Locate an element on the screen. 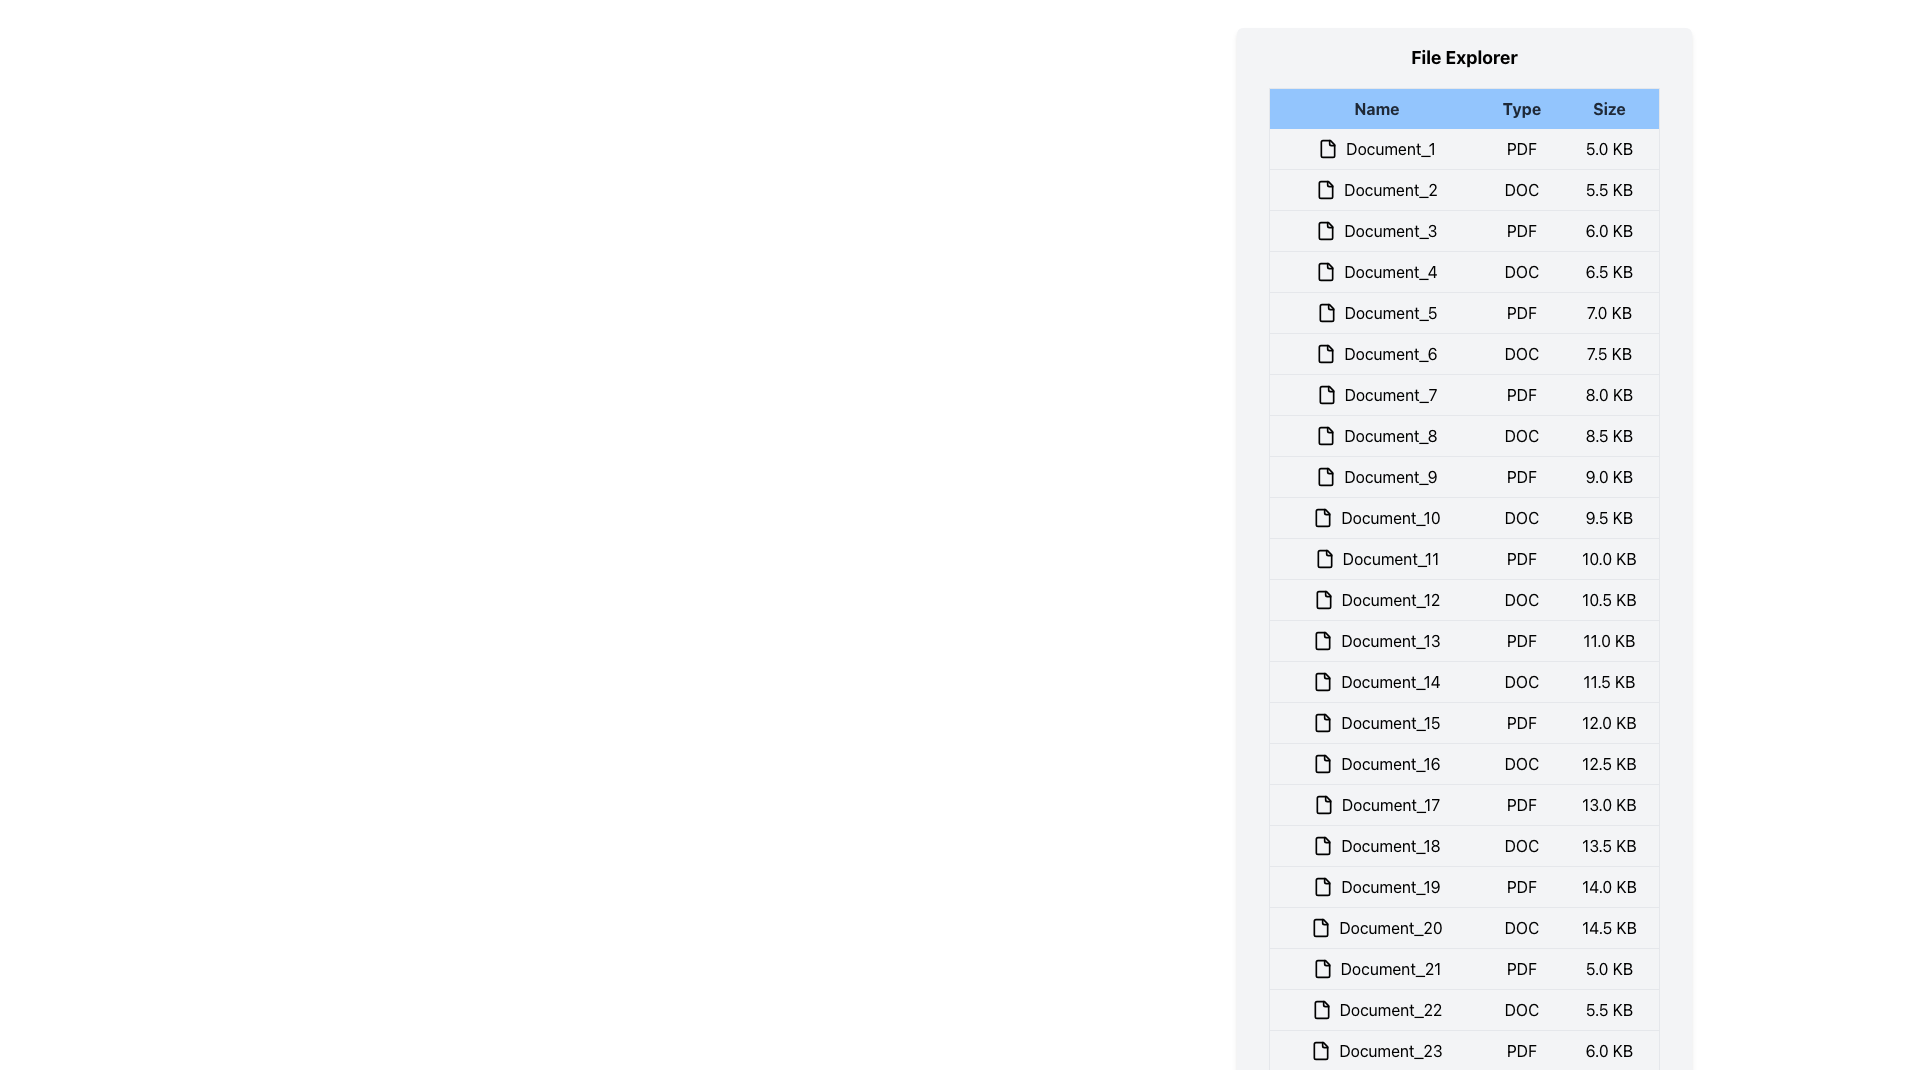 Image resolution: width=1920 pixels, height=1080 pixels. the label 'Document_13' in the file explorer UI, which is the leftmost section in its row, displaying the document name next to a file icon is located at coordinates (1376, 640).